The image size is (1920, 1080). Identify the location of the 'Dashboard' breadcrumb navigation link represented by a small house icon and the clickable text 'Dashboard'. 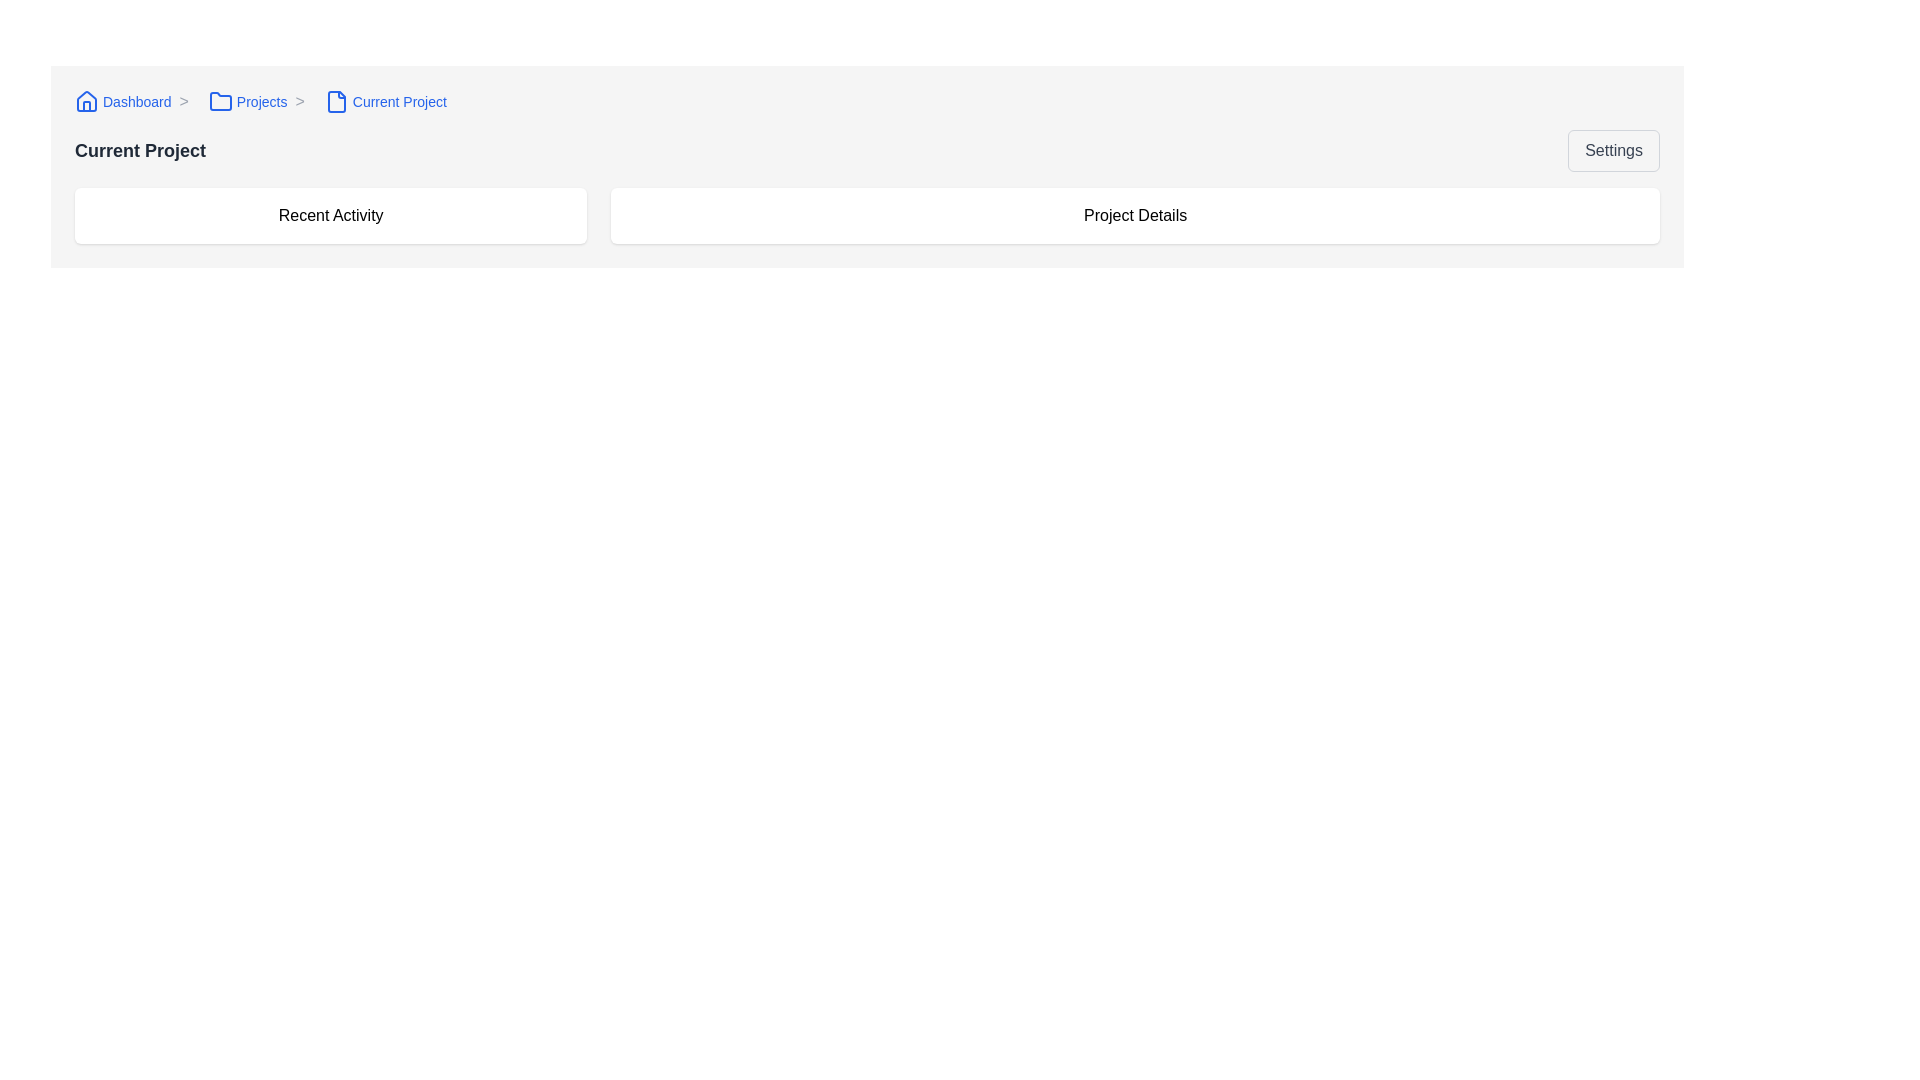
(134, 101).